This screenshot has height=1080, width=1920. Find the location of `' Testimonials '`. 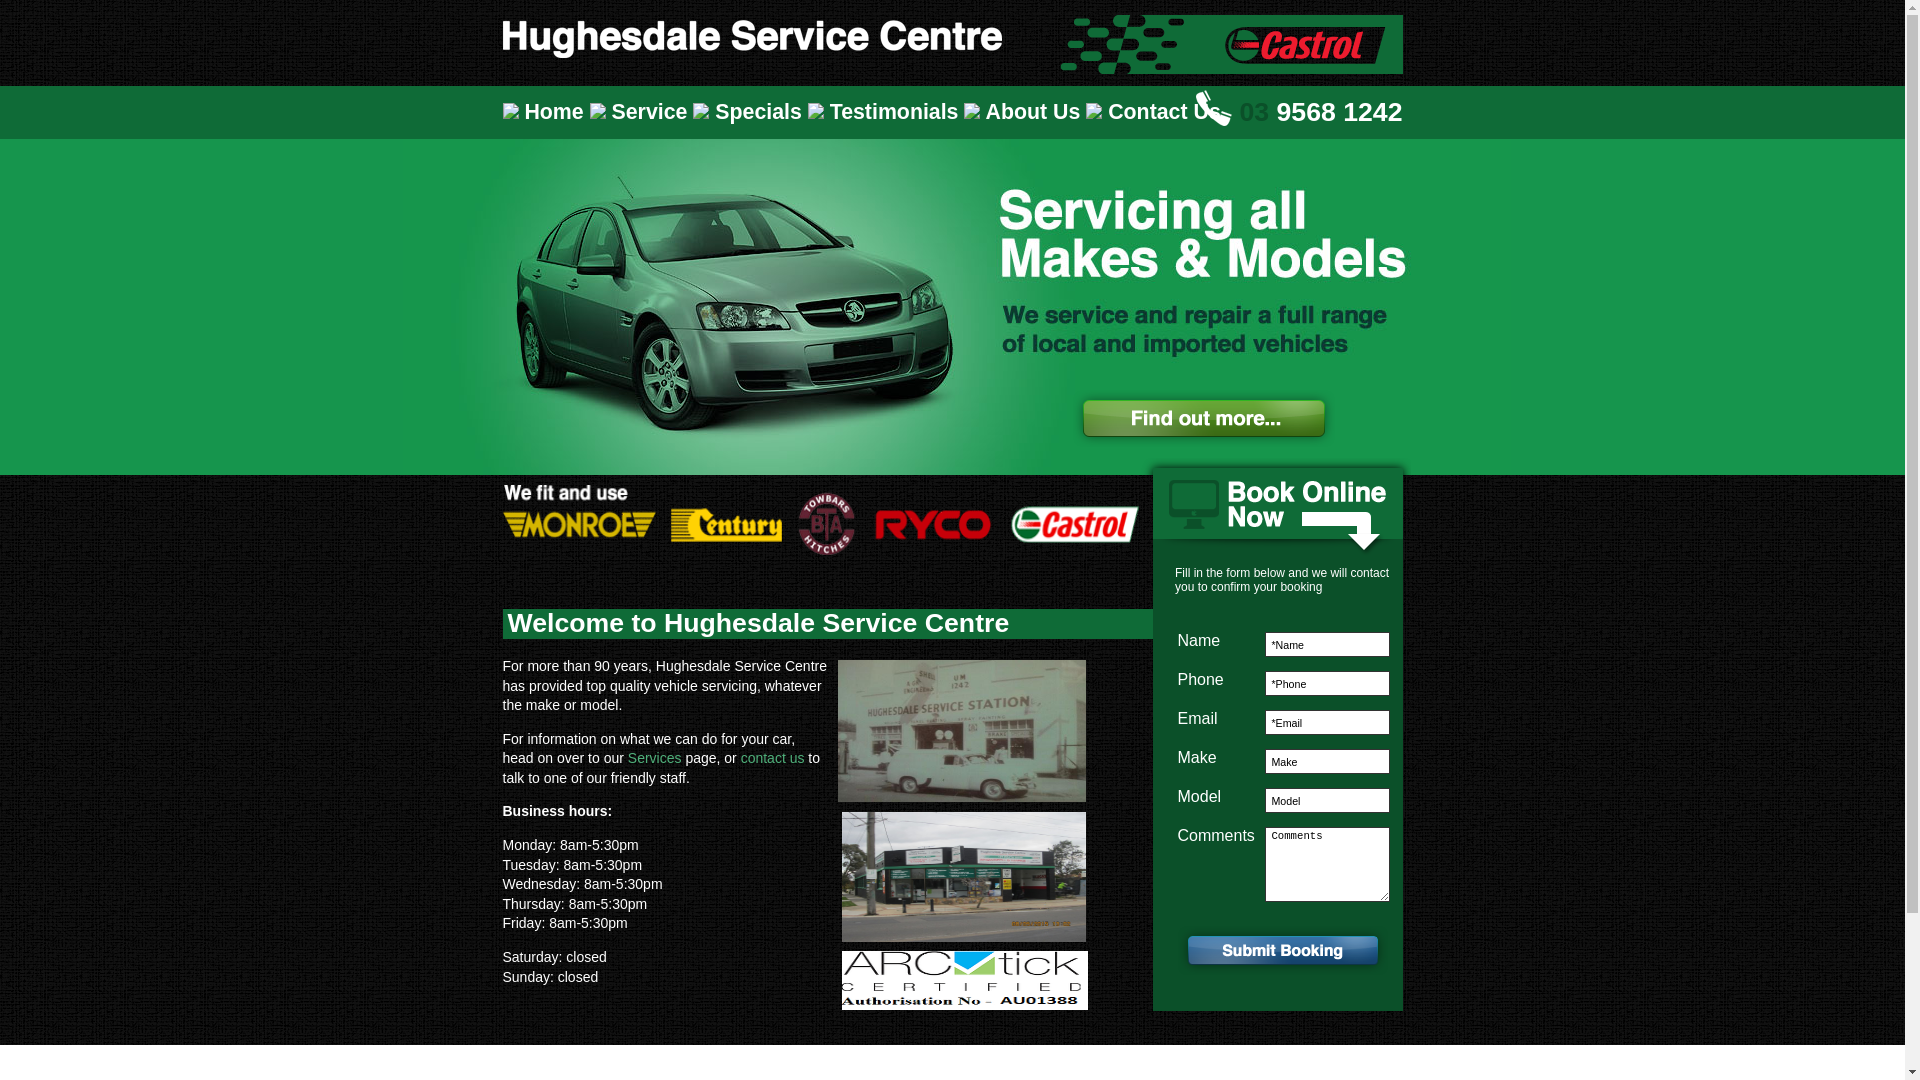

' Testimonials ' is located at coordinates (885, 112).